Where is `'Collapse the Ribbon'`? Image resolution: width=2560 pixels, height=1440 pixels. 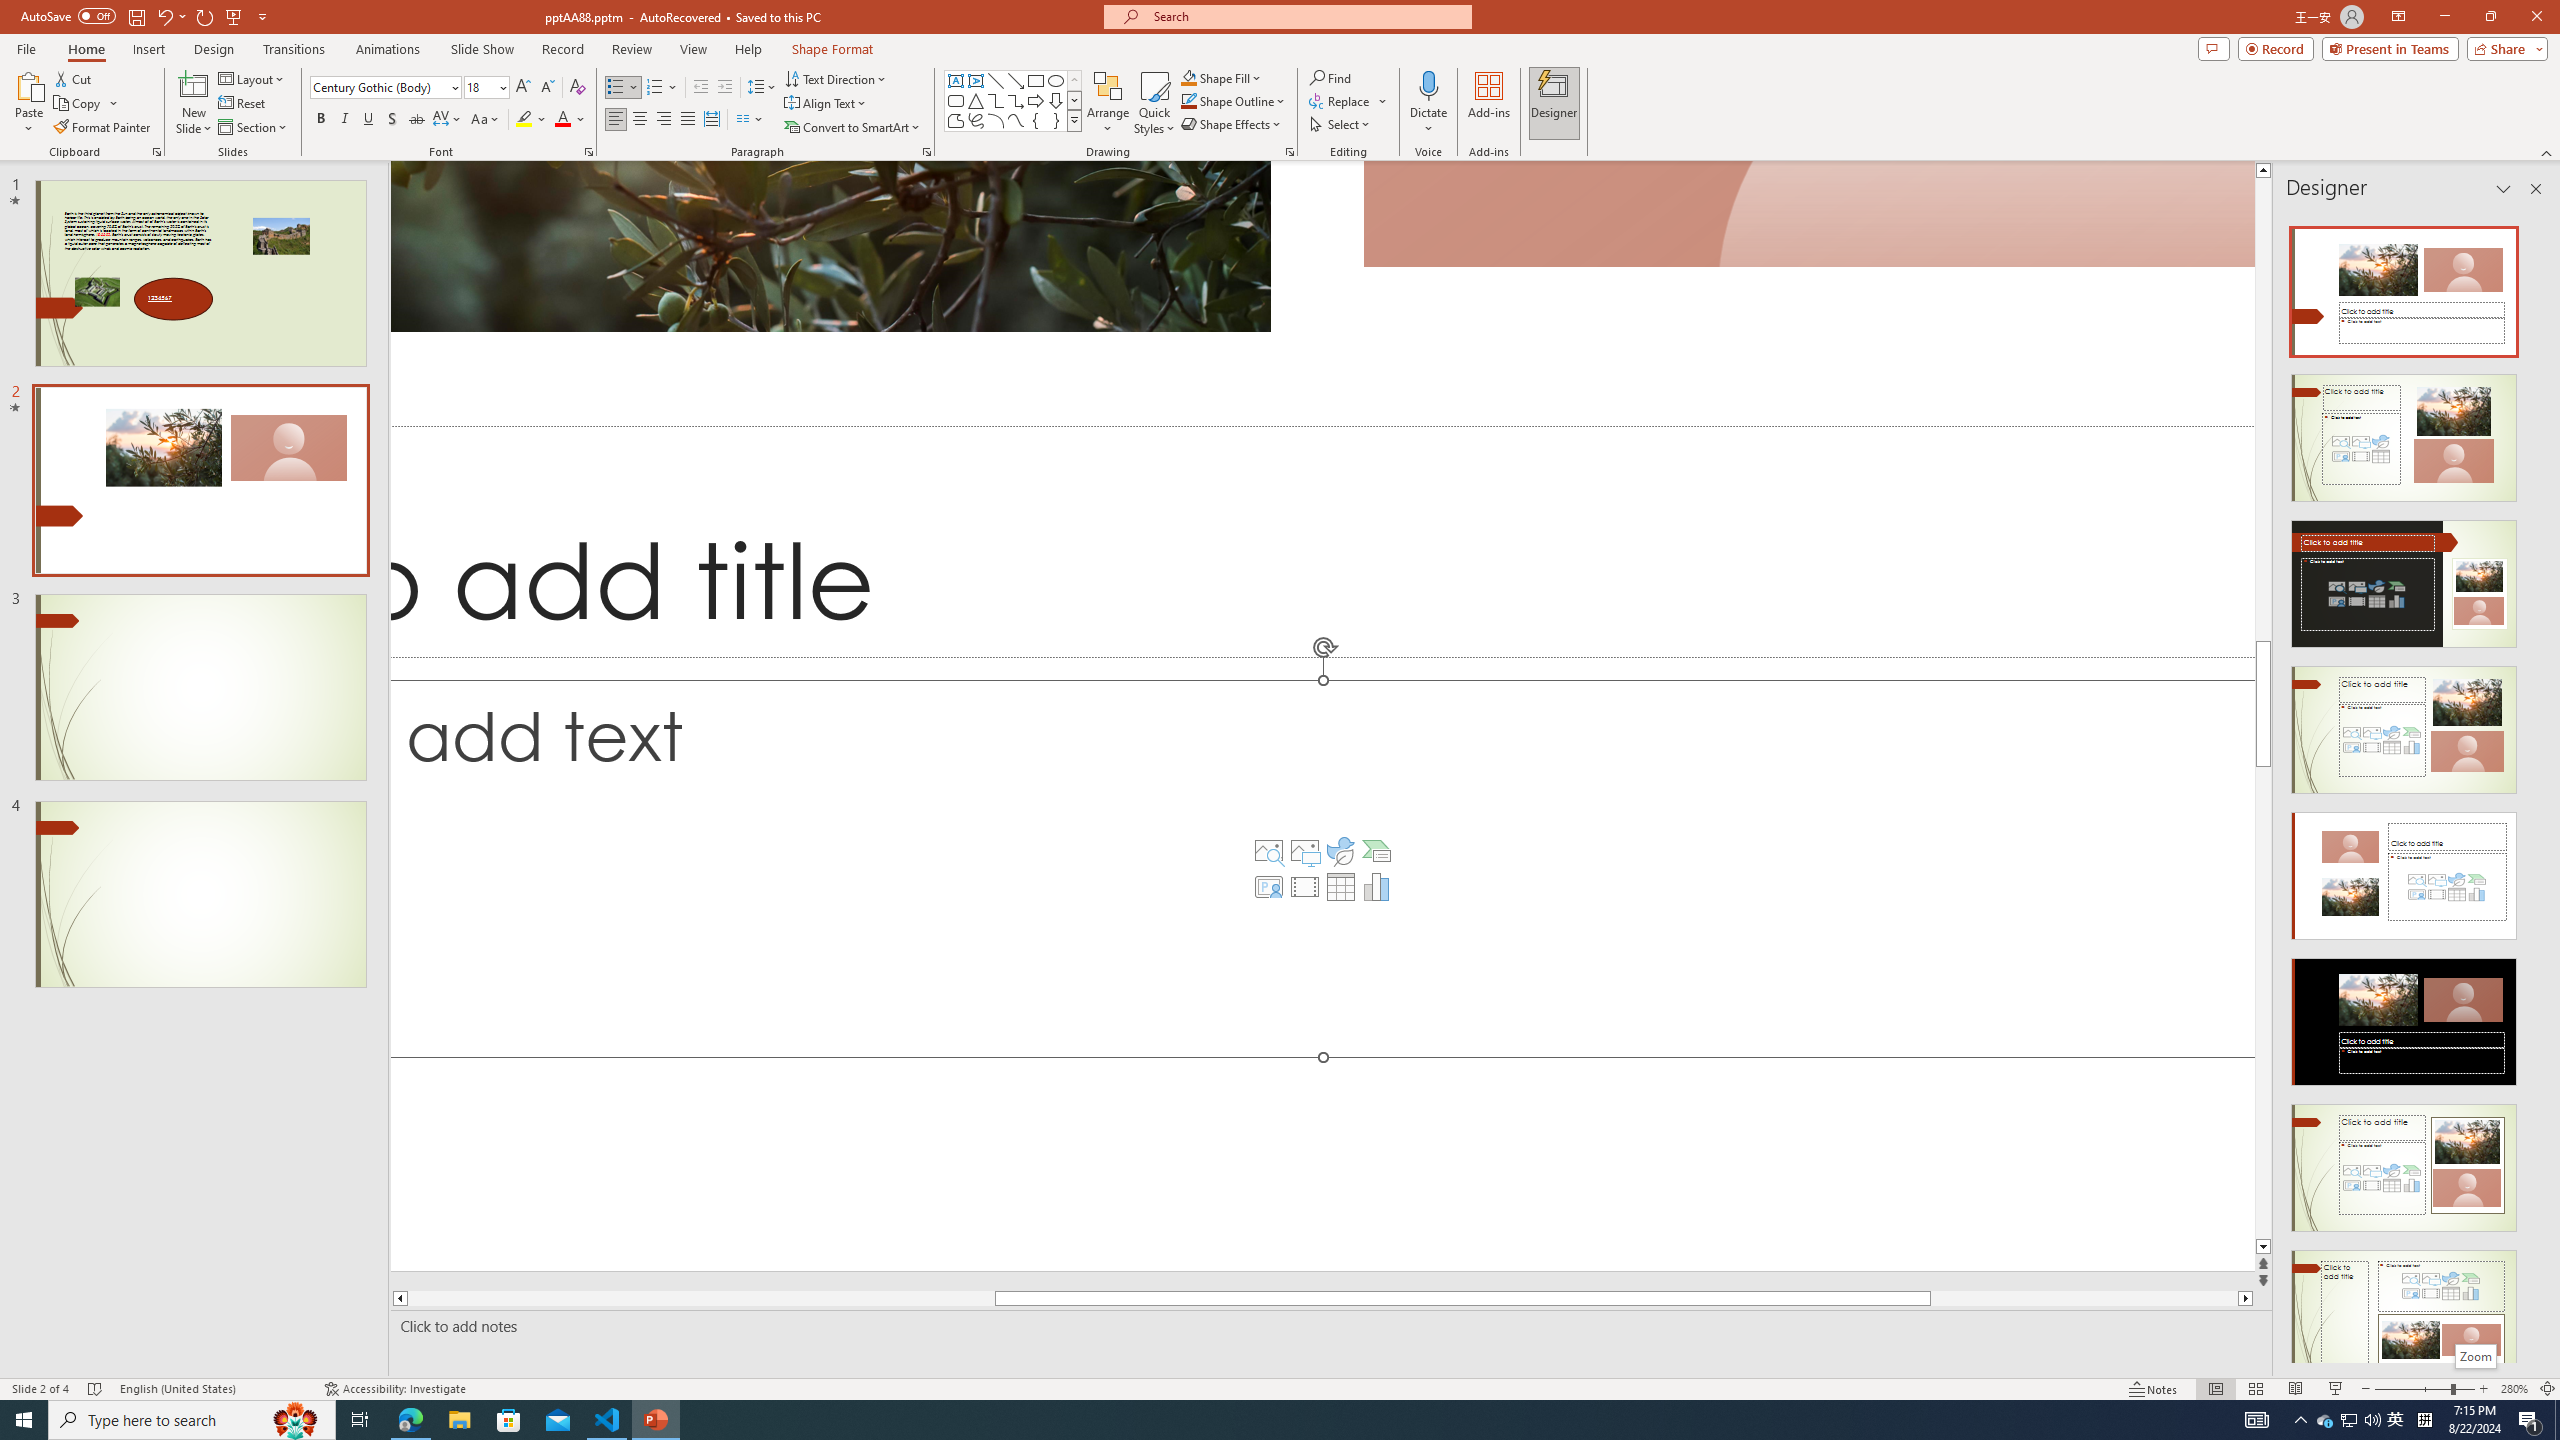
'Collapse the Ribbon' is located at coordinates (2547, 153).